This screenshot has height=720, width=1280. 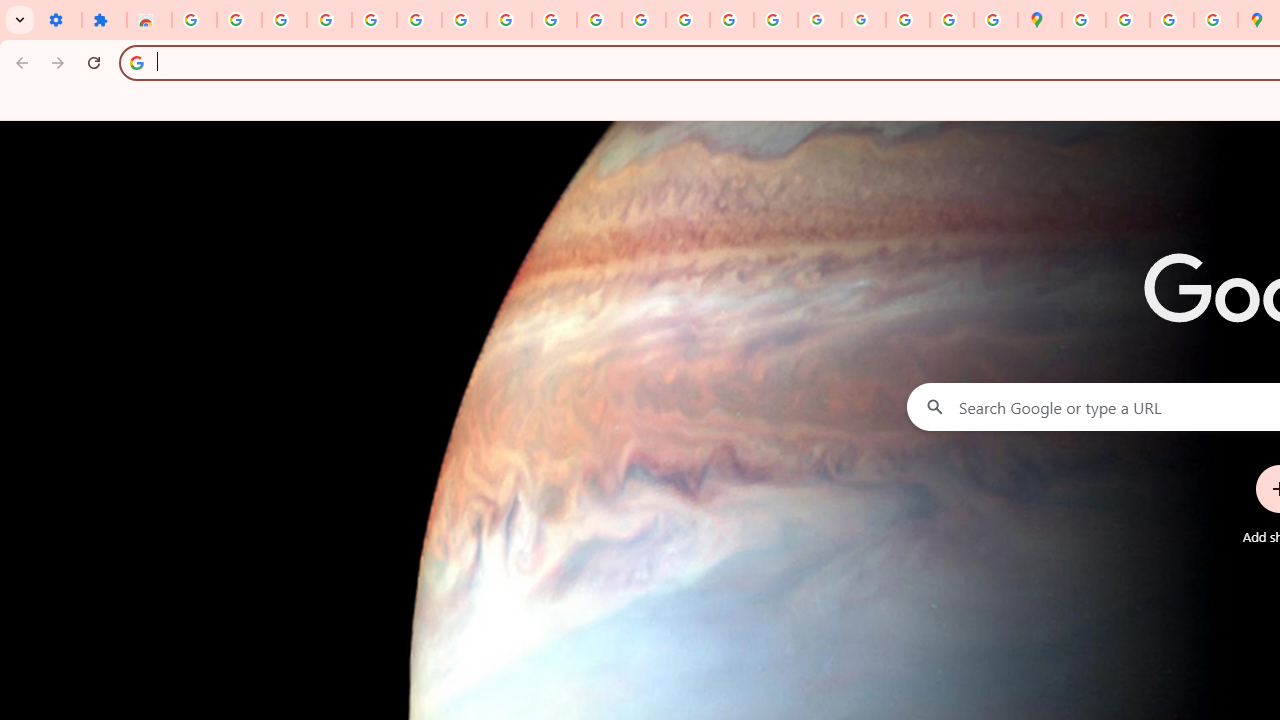 What do you see at coordinates (1040, 20) in the screenshot?
I see `'Google Maps'` at bounding box center [1040, 20].